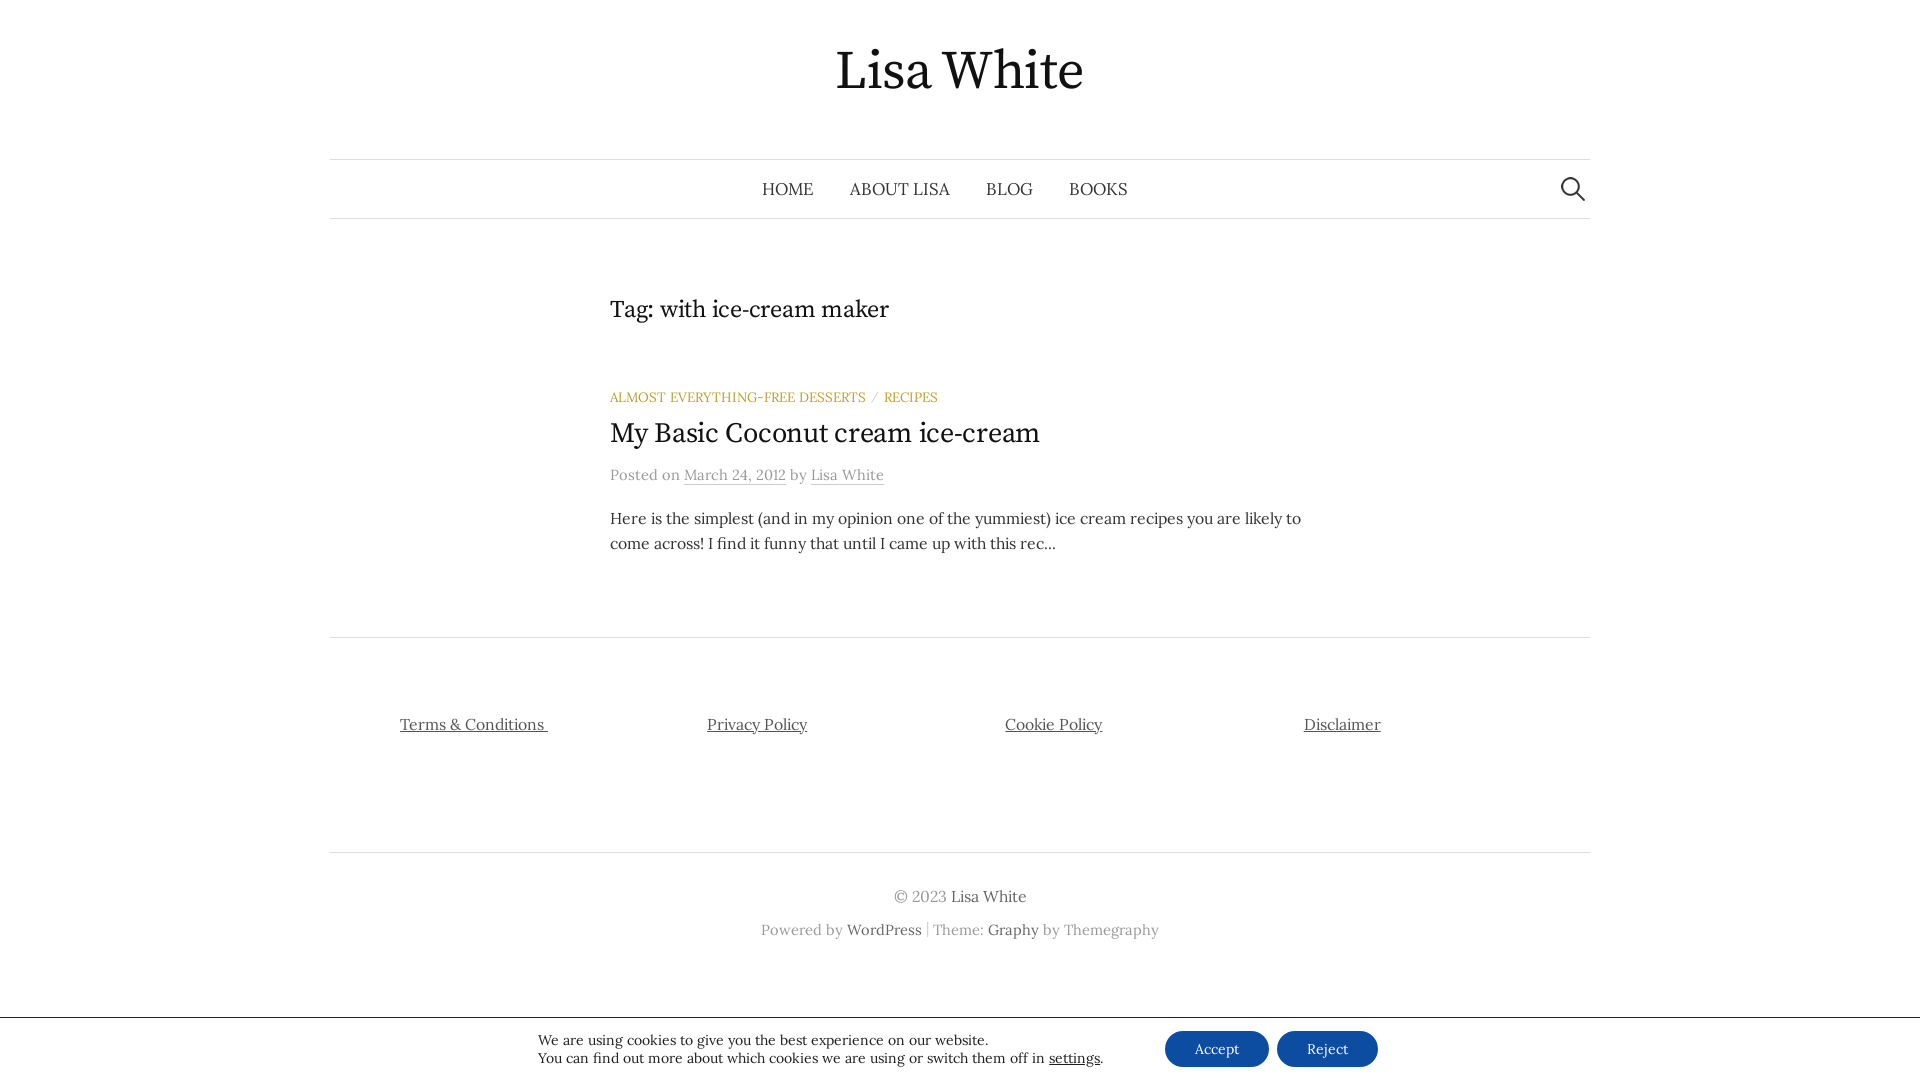 Image resolution: width=1920 pixels, height=1080 pixels. I want to click on 'HOME', so click(786, 189).